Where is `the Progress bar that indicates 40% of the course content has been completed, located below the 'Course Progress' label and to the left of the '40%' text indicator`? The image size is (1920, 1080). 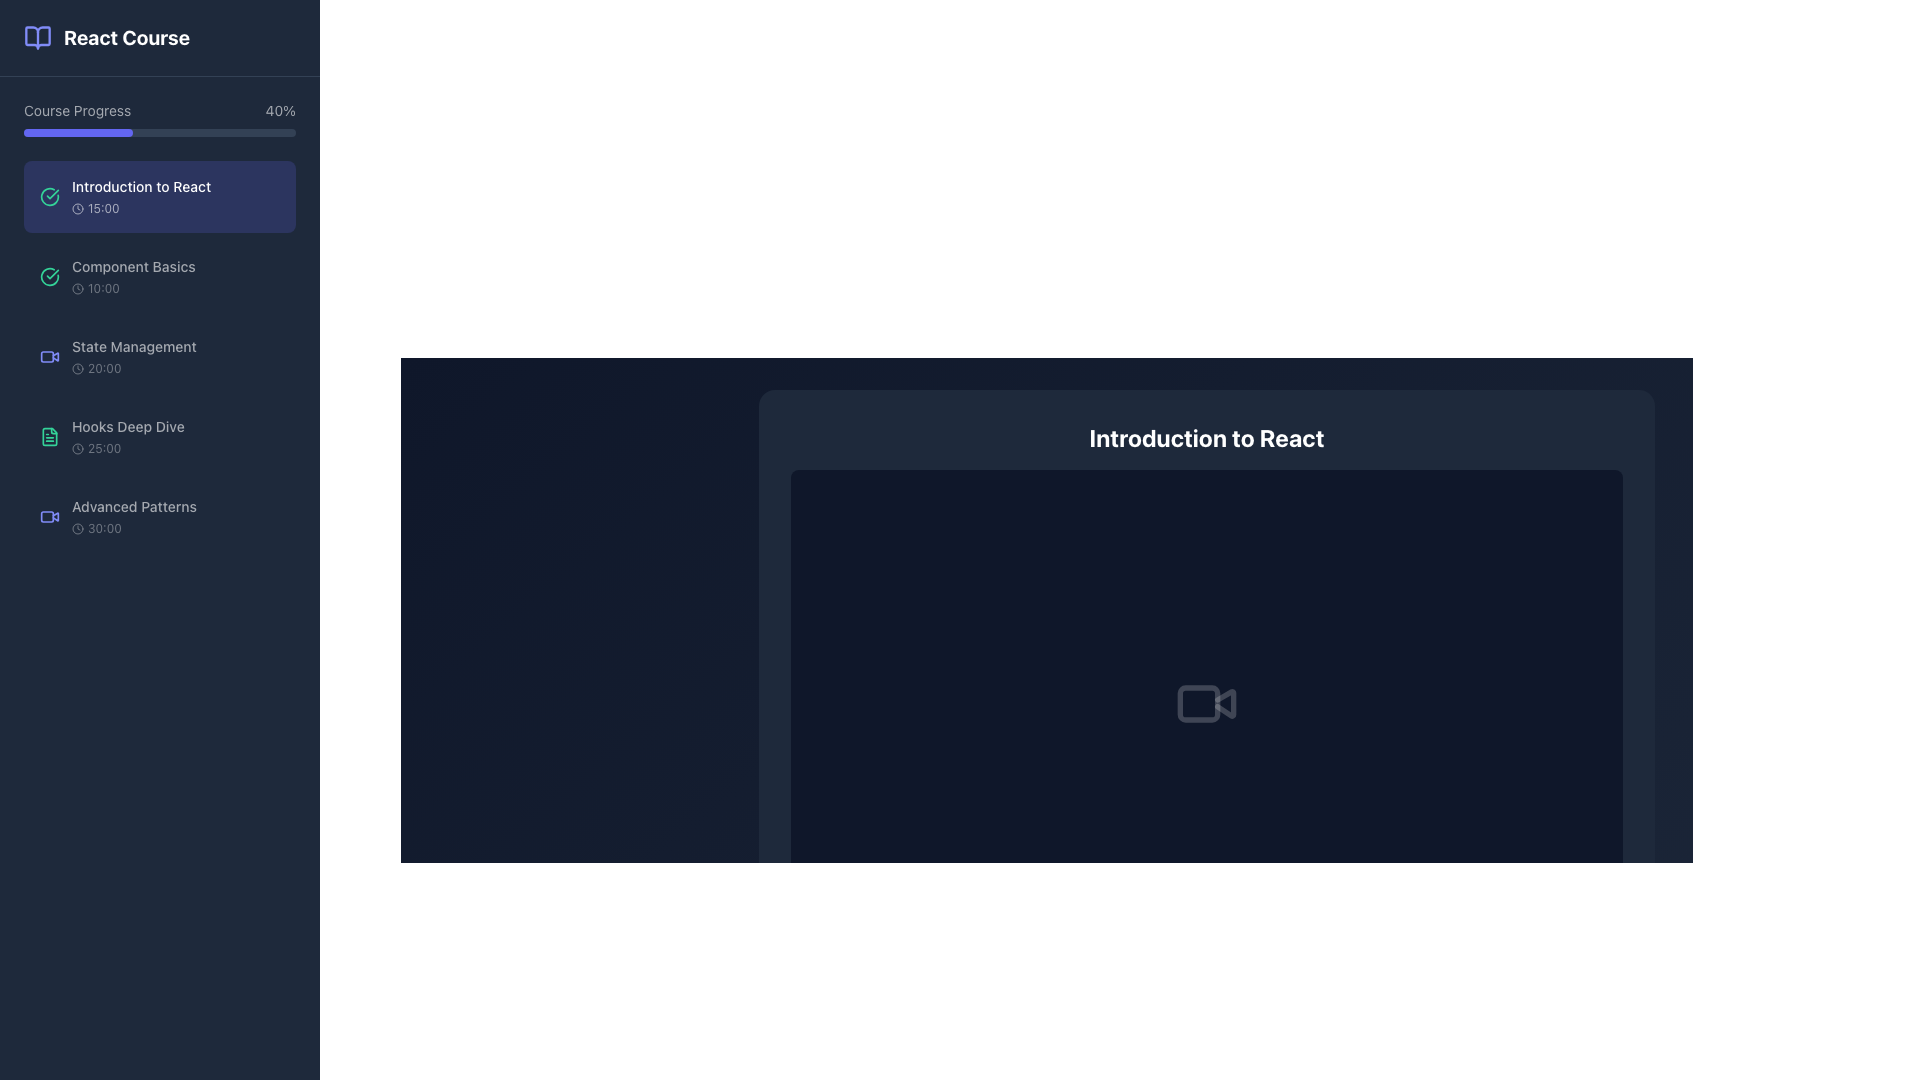 the Progress bar that indicates 40% of the course content has been completed, located below the 'Course Progress' label and to the left of the '40%' text indicator is located at coordinates (158, 132).